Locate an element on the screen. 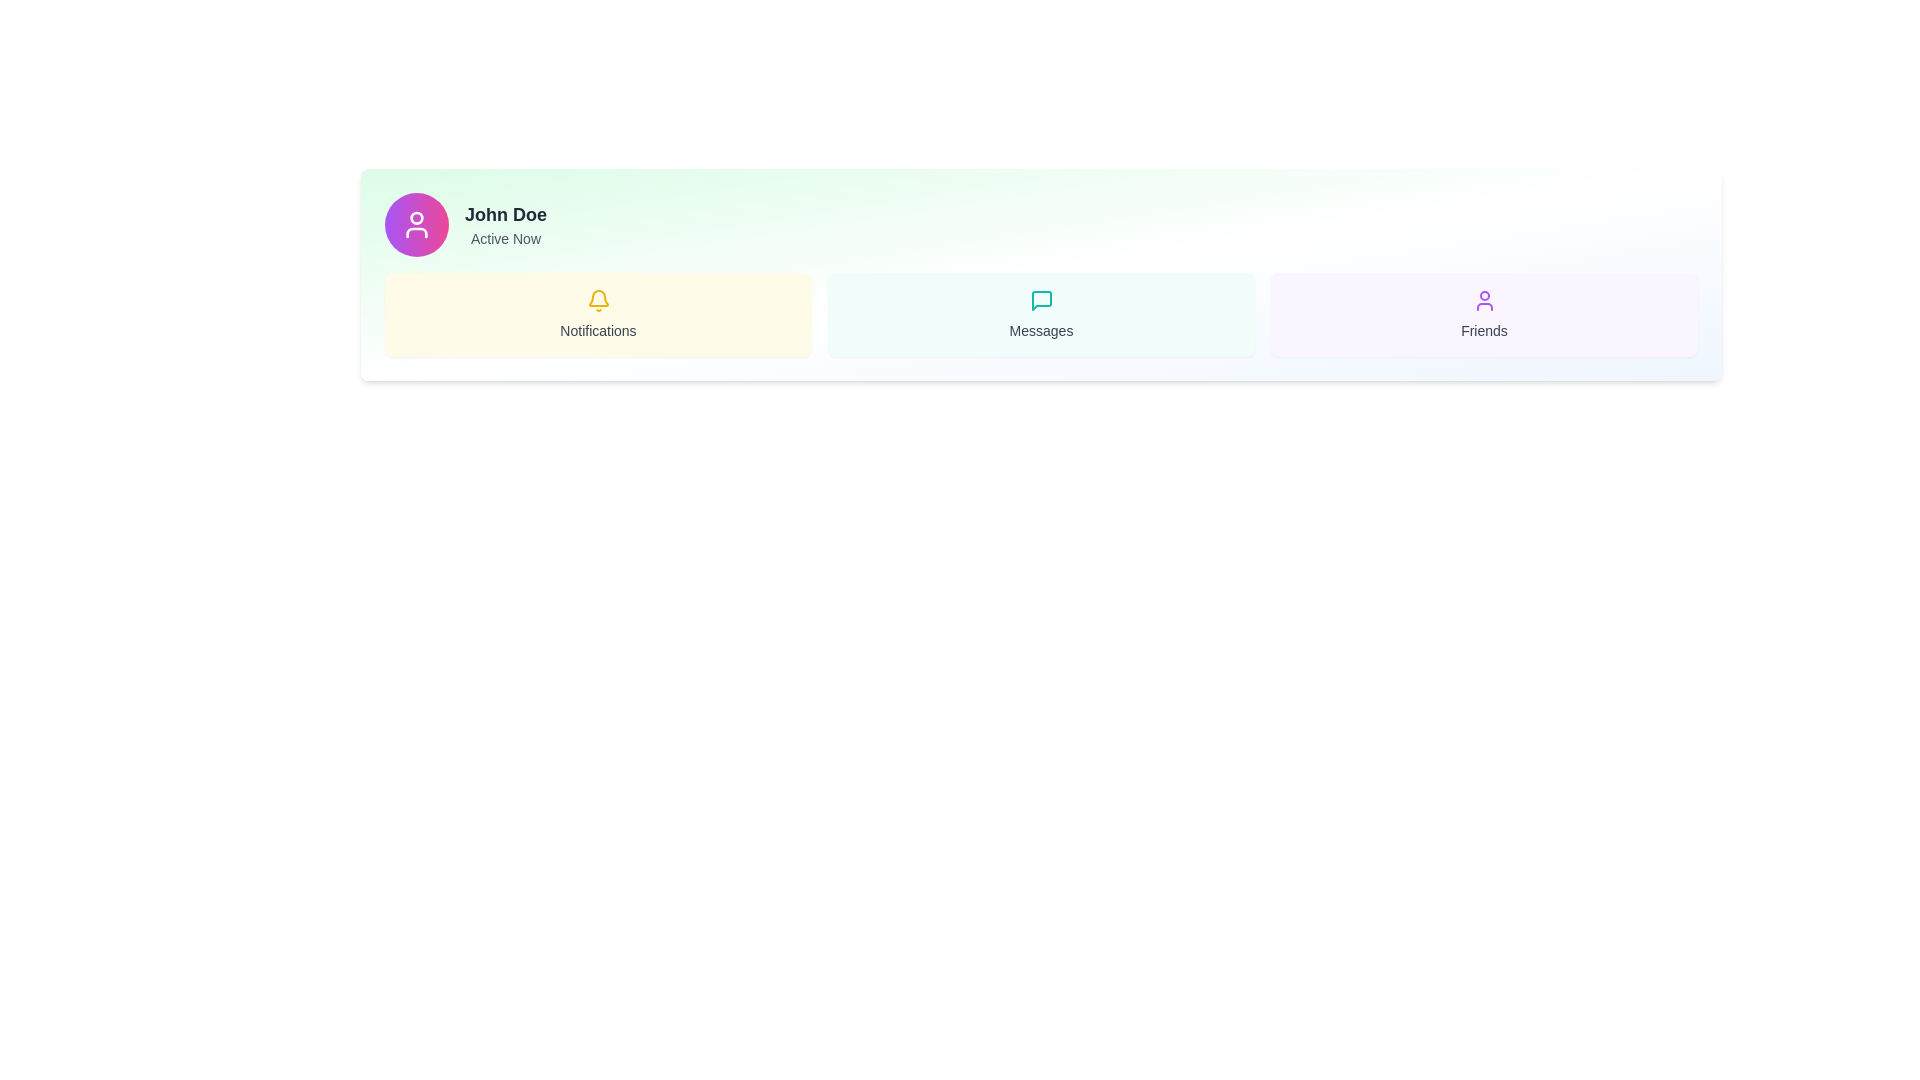 This screenshot has height=1080, width=1920. the chat bubble icon, which is a 24x24 pixel icon with rounded corners outlined in teal, located at the top center of the 'Messages' section is located at coordinates (1040, 300).